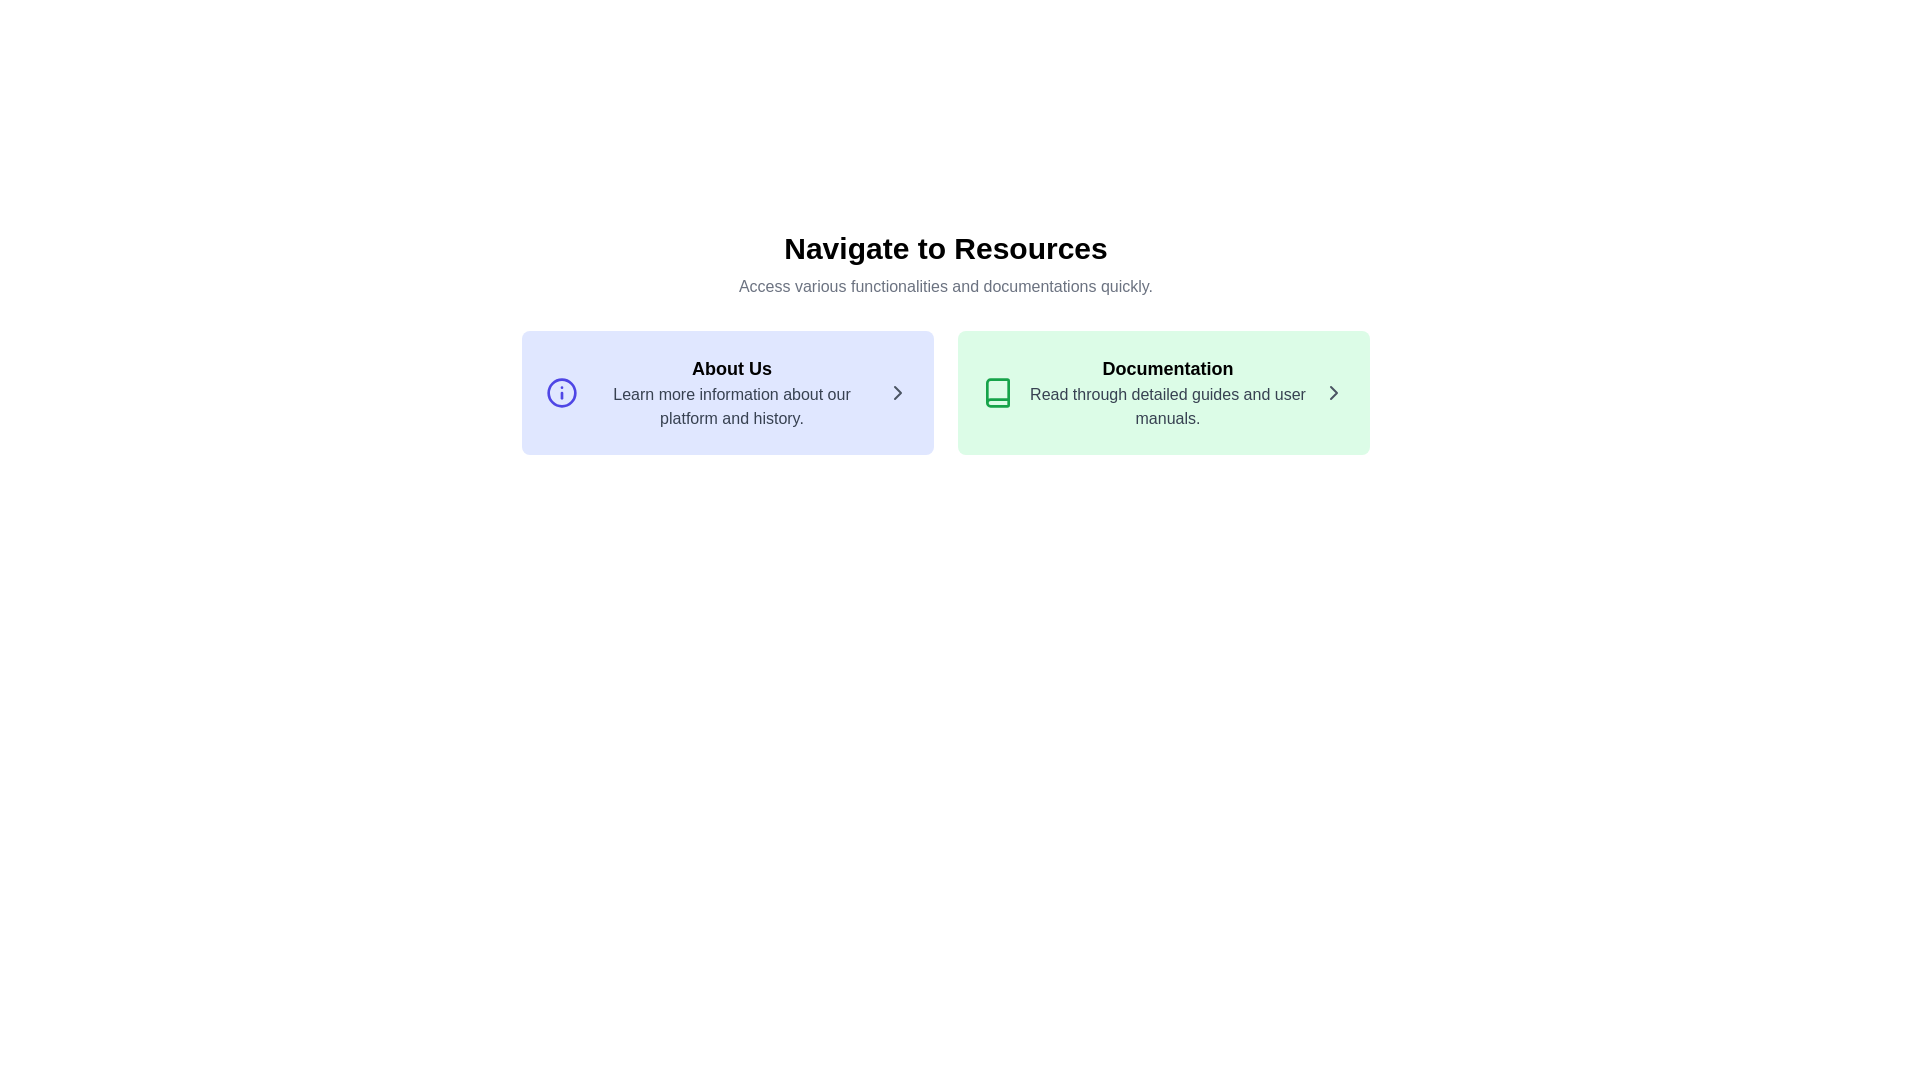 Image resolution: width=1920 pixels, height=1080 pixels. Describe the element at coordinates (730, 393) in the screenshot. I see `the non-interactive text display block that provides information about the platform's background and history, located in the first card of a two-card layout, below the main heading and subtext` at that location.